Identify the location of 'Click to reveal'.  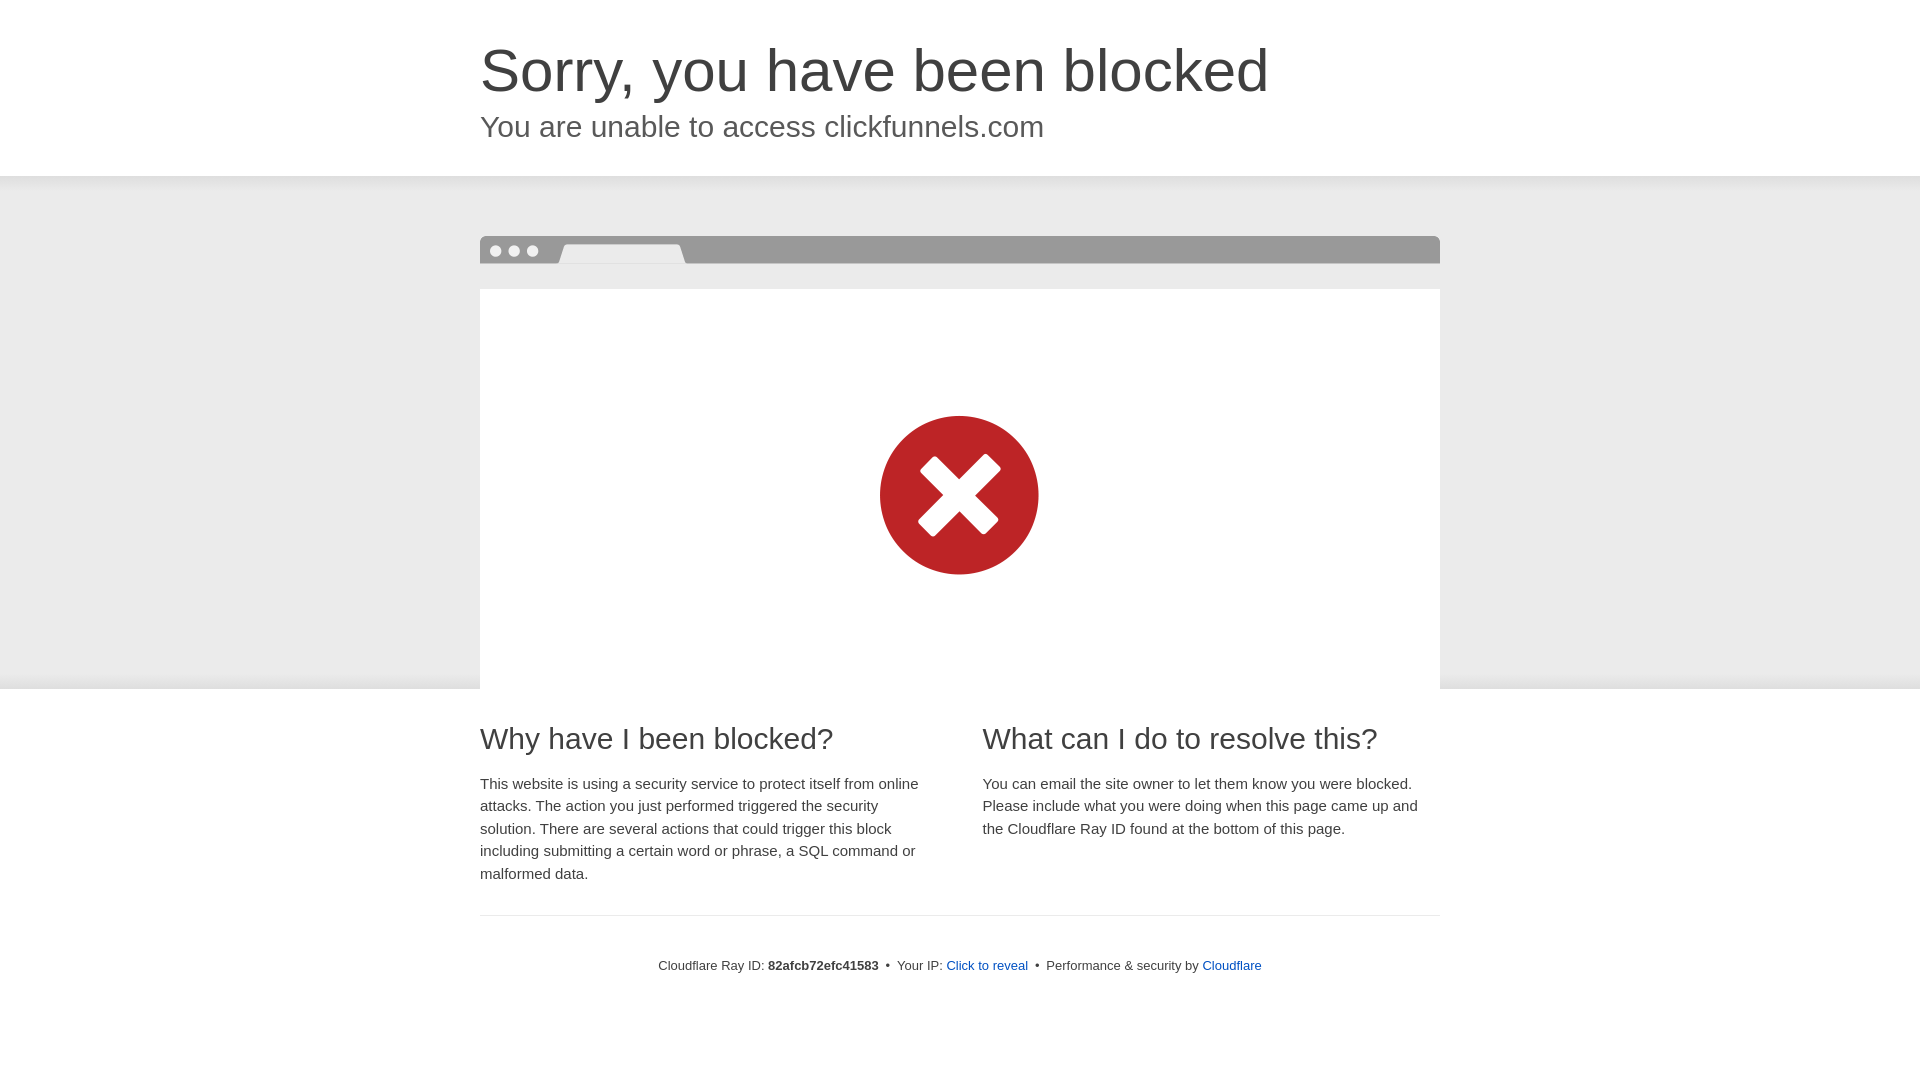
(987, 964).